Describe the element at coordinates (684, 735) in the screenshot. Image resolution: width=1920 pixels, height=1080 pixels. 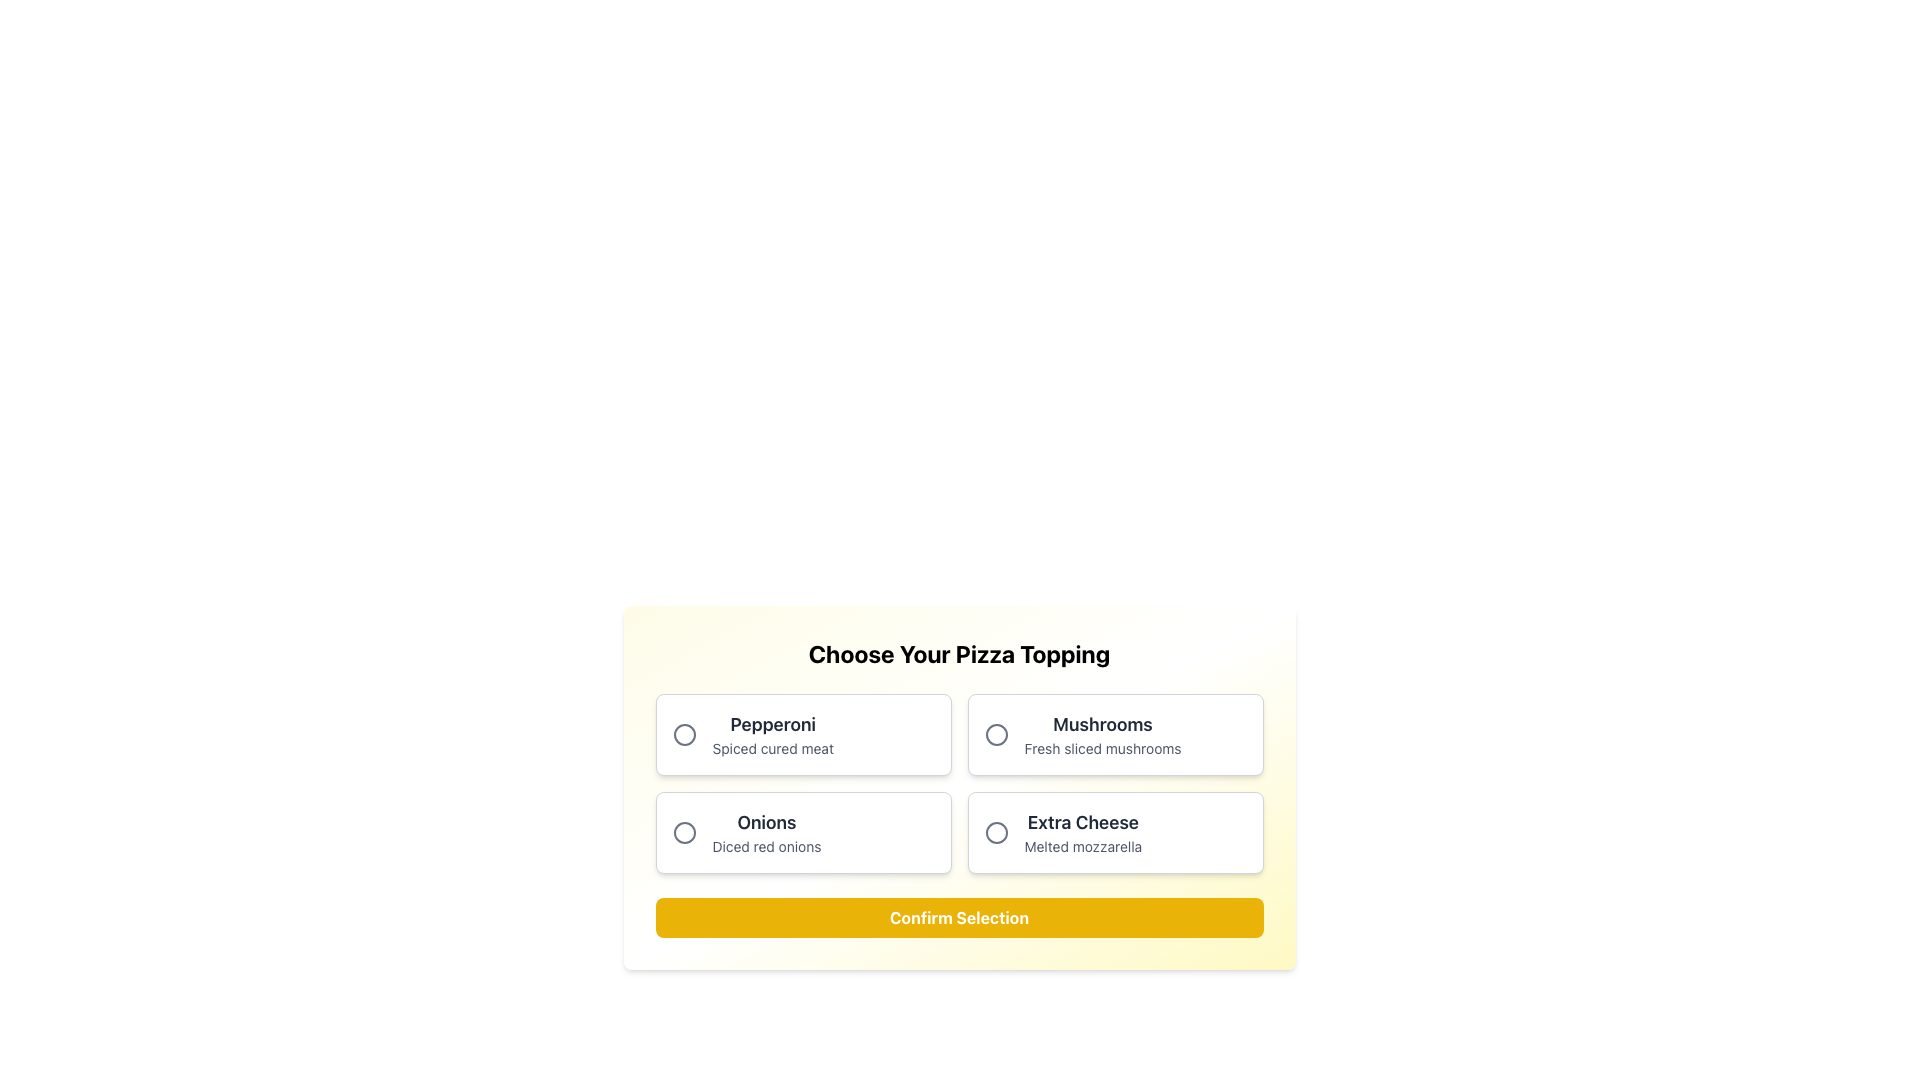
I see `the radio button indicator circle` at that location.